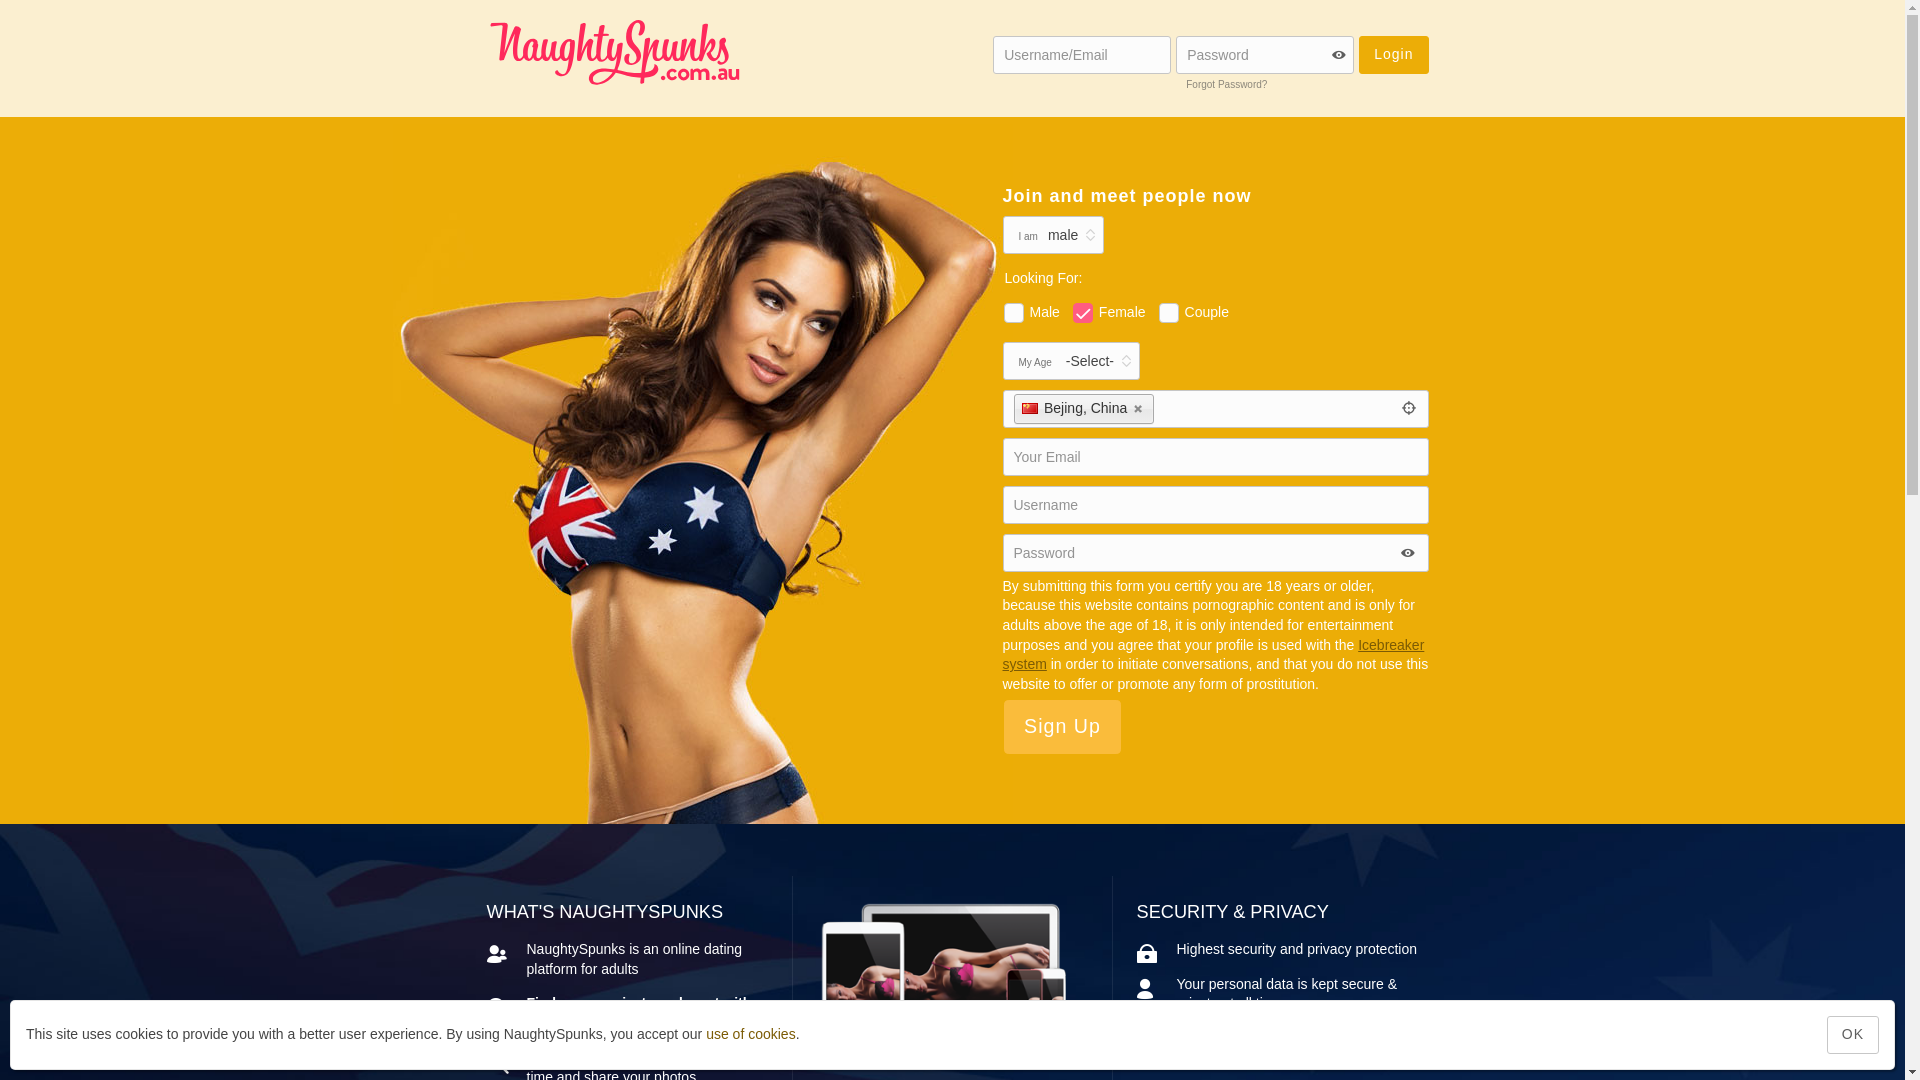 This screenshot has height=1080, width=1920. I want to click on 'use of cookies', so click(749, 1033).